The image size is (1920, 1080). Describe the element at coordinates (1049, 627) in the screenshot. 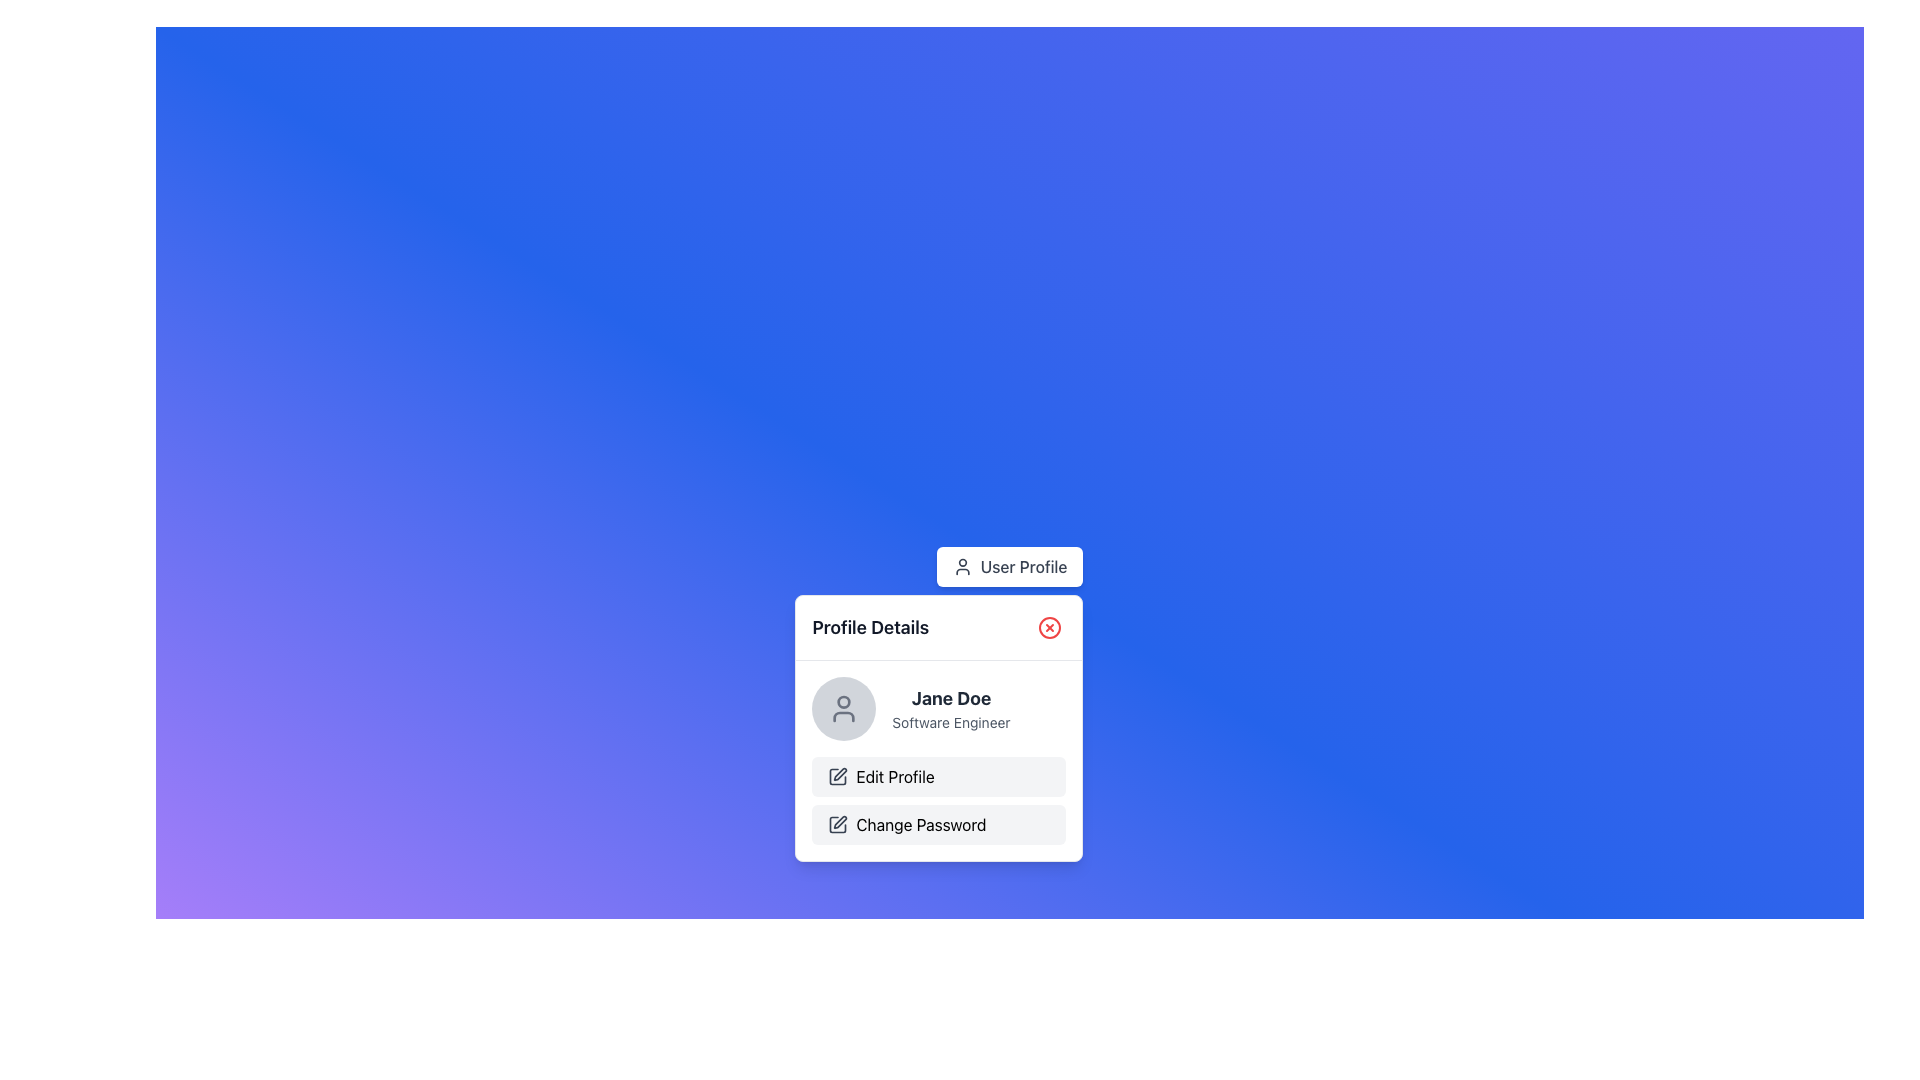

I see `the close Icon button located at the top-right corner of the 'Profile Details' section` at that location.